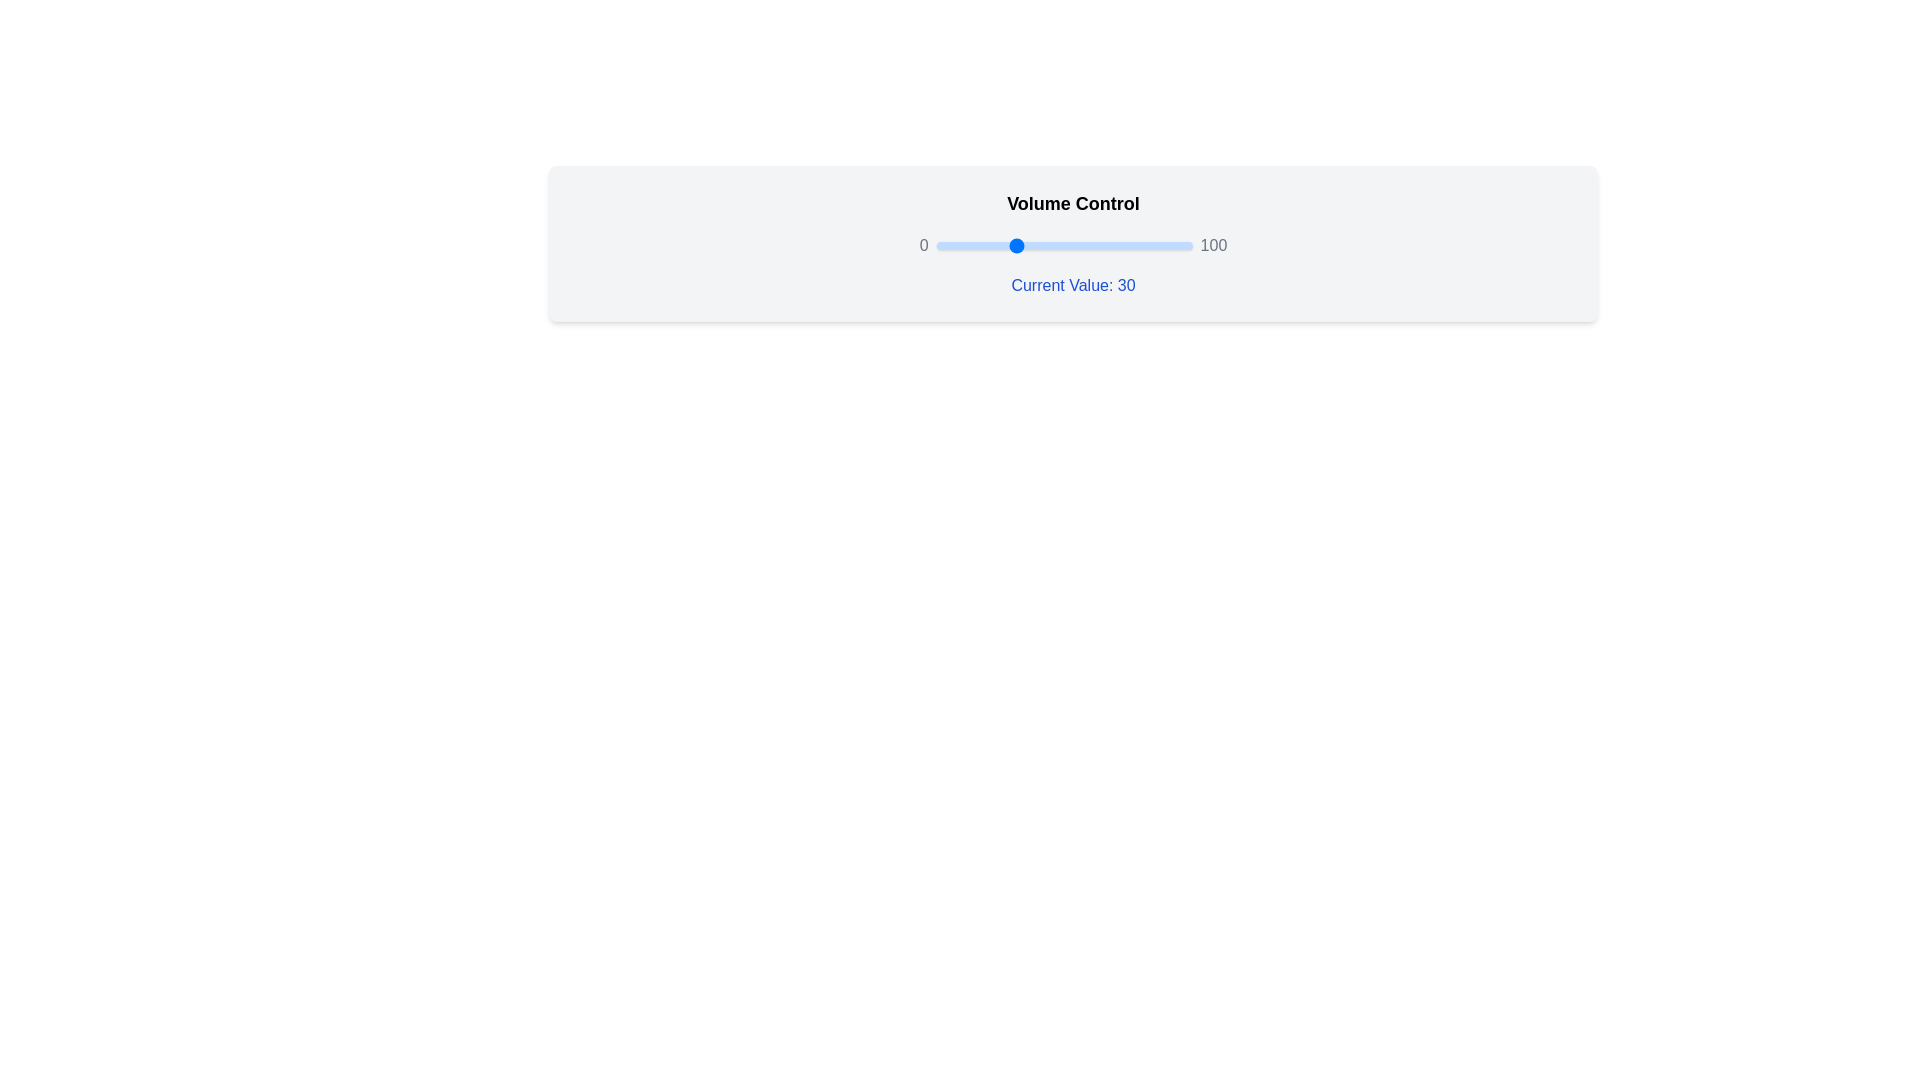 The width and height of the screenshot is (1920, 1080). What do you see at coordinates (1036, 245) in the screenshot?
I see `the slider to set the volume to 39` at bounding box center [1036, 245].